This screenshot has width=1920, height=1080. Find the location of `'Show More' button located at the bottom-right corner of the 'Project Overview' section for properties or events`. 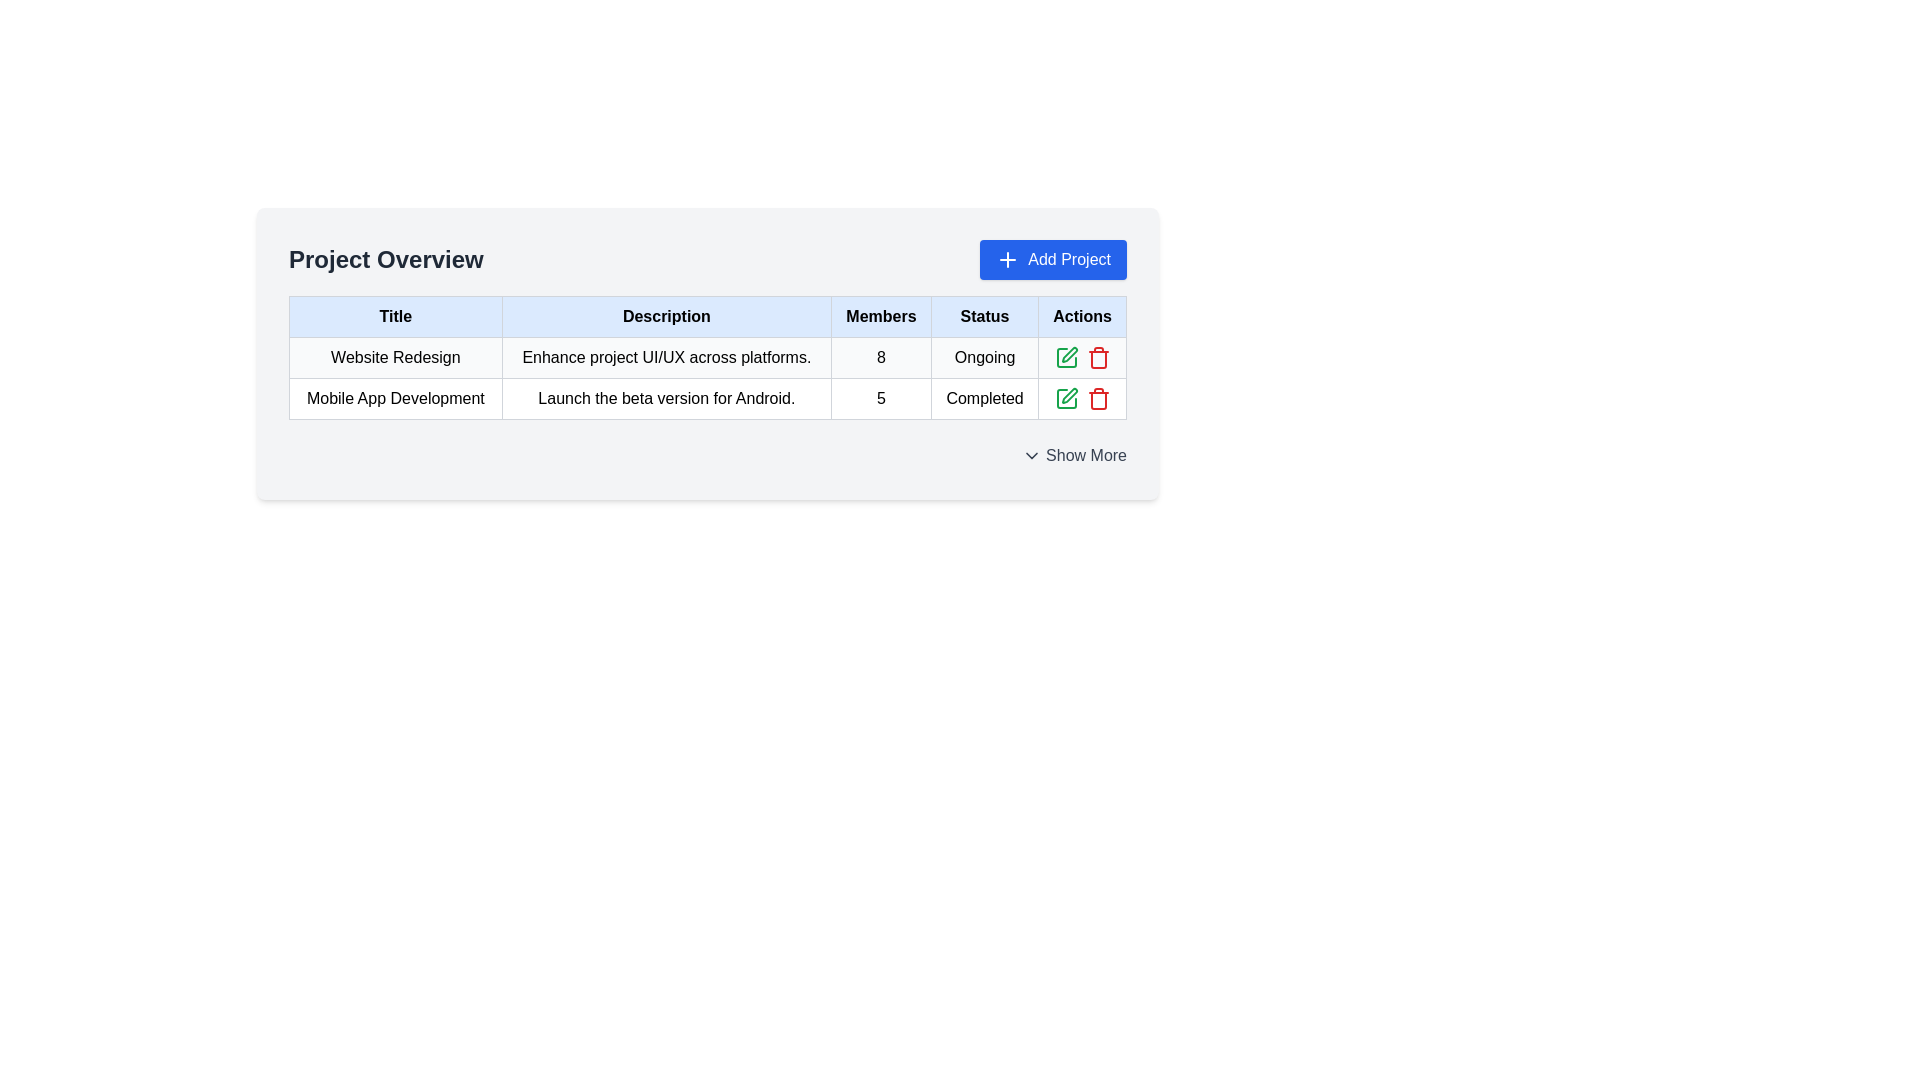

'Show More' button located at the bottom-right corner of the 'Project Overview' section for properties or events is located at coordinates (1073, 455).